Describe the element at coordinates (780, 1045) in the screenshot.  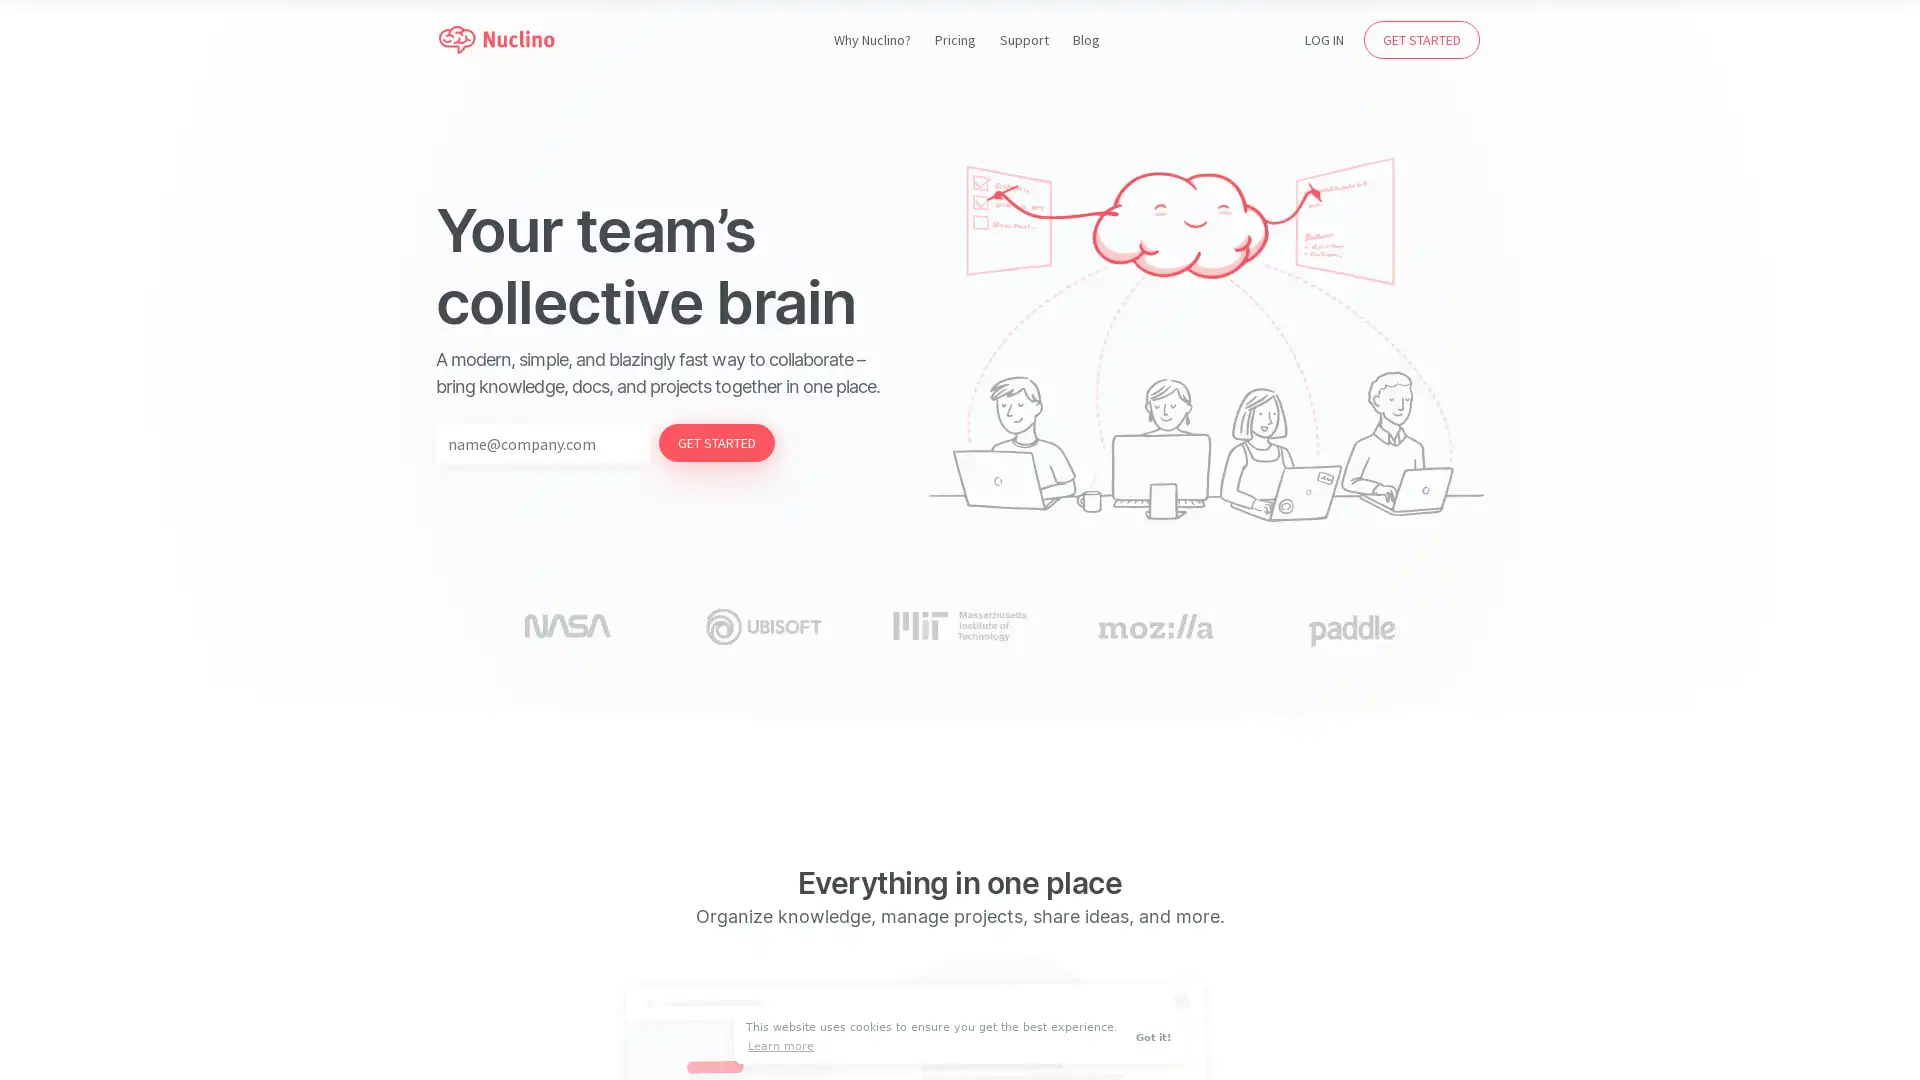
I see `learn more about cookies` at that location.